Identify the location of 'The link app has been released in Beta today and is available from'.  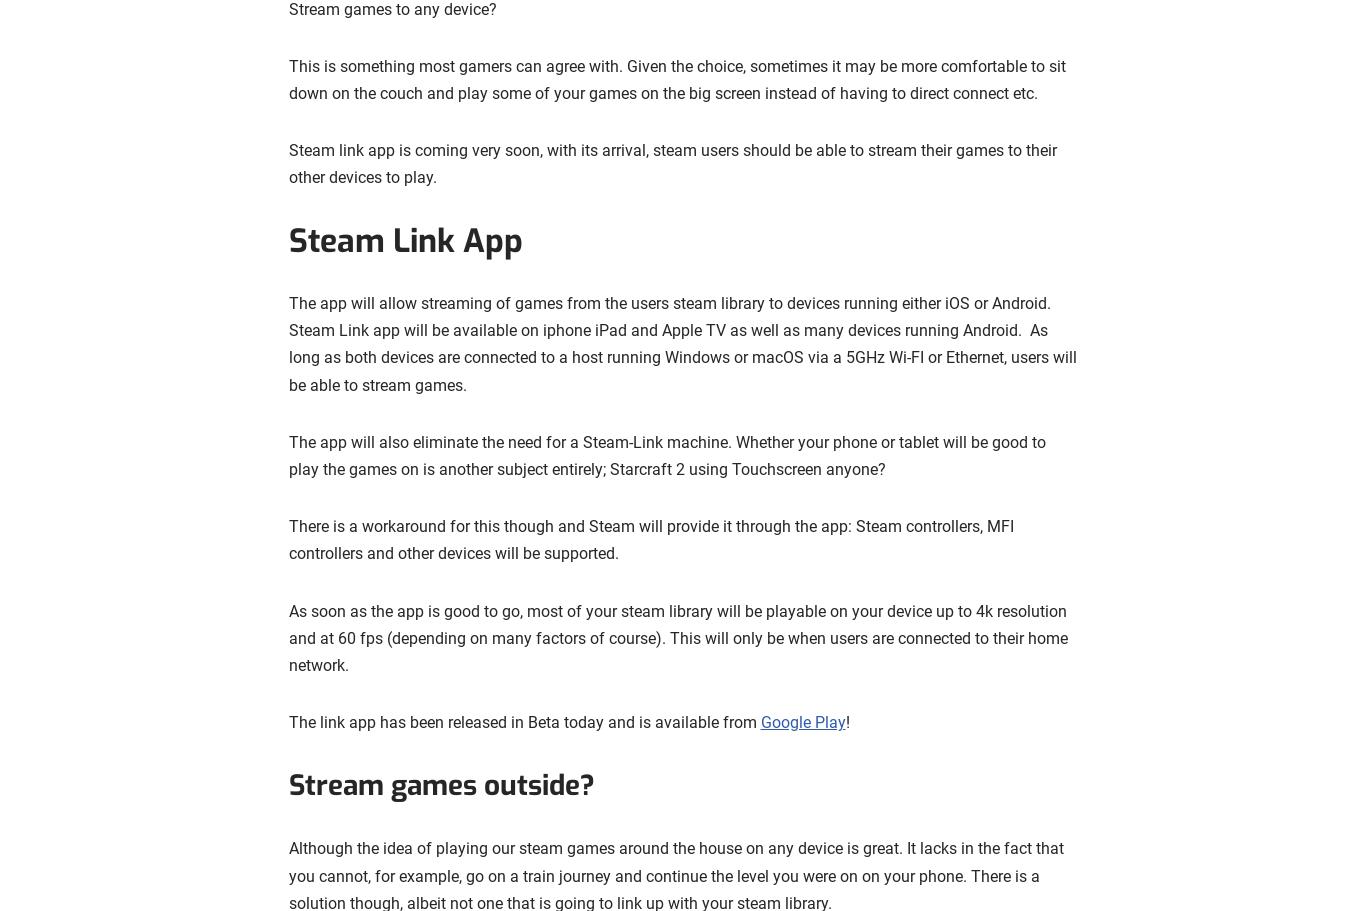
(523, 722).